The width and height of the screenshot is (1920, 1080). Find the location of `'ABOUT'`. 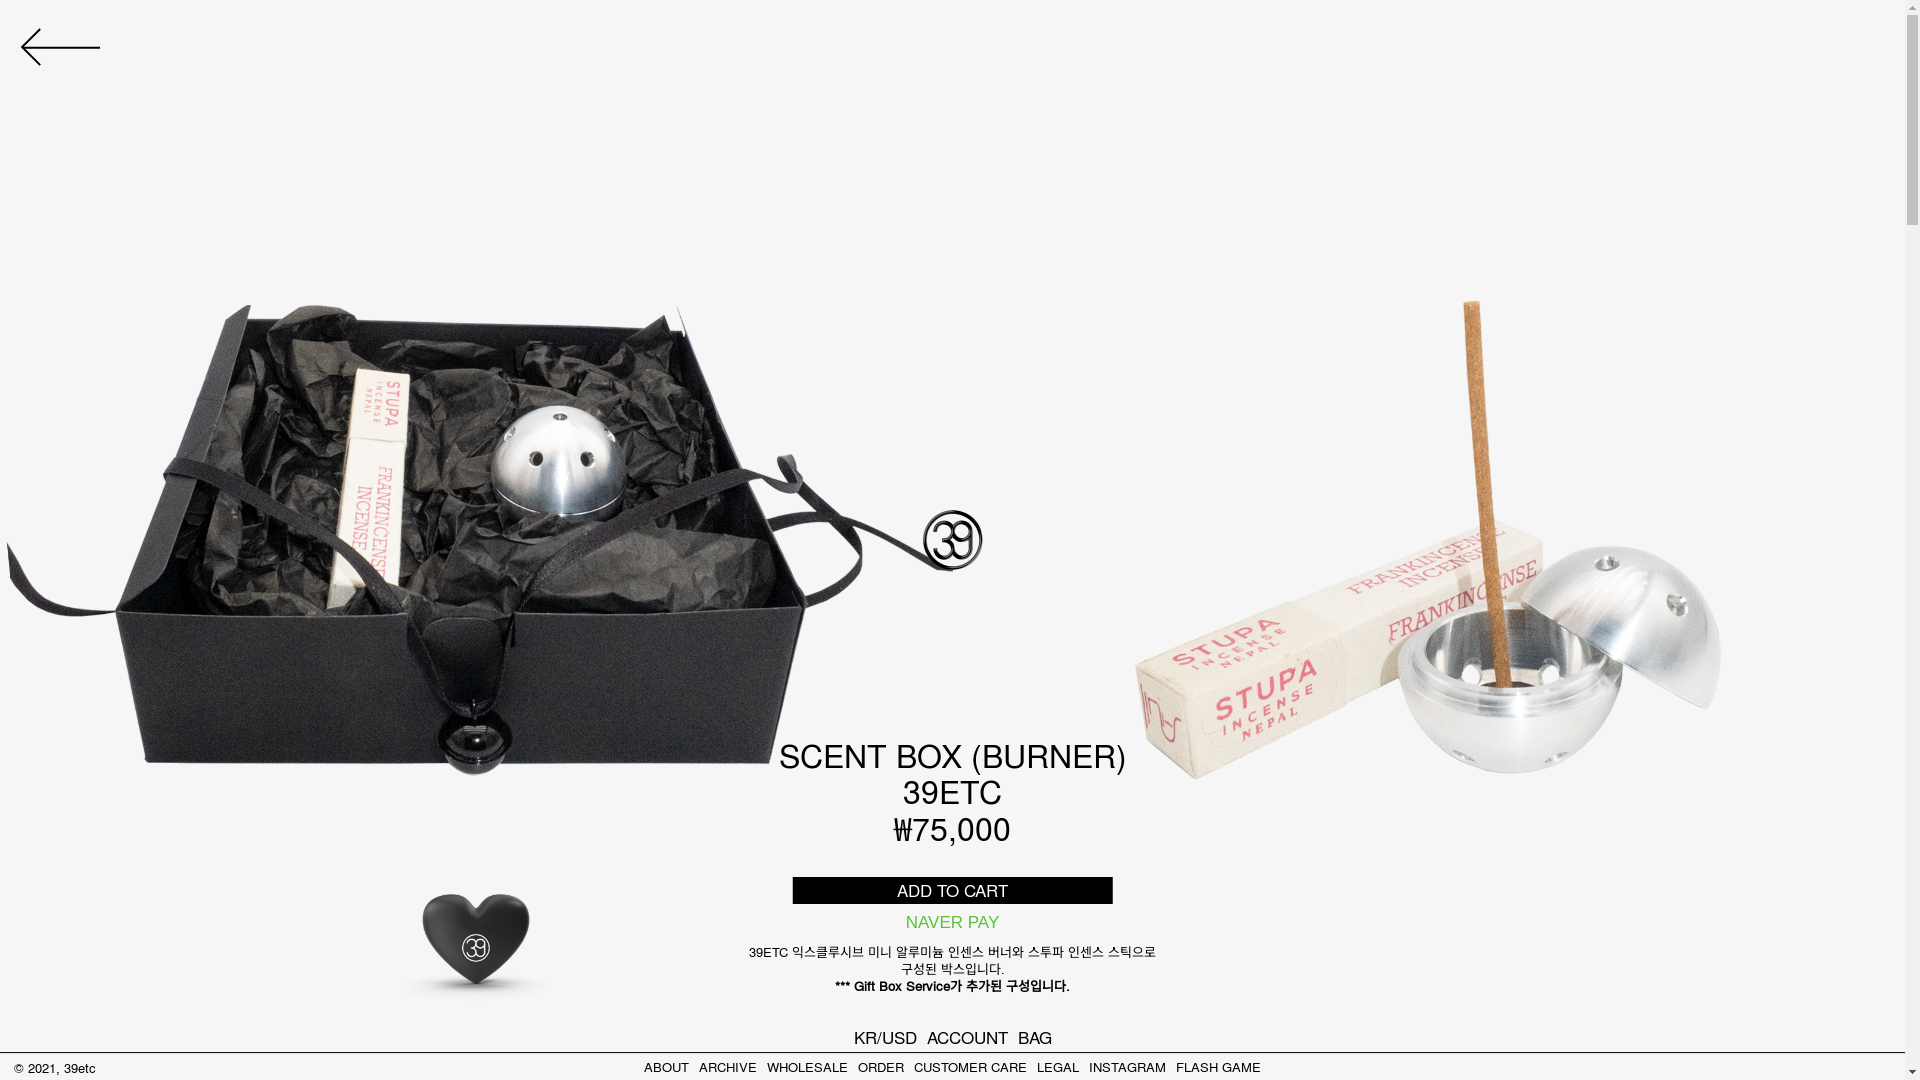

'ABOUT' is located at coordinates (666, 1065).